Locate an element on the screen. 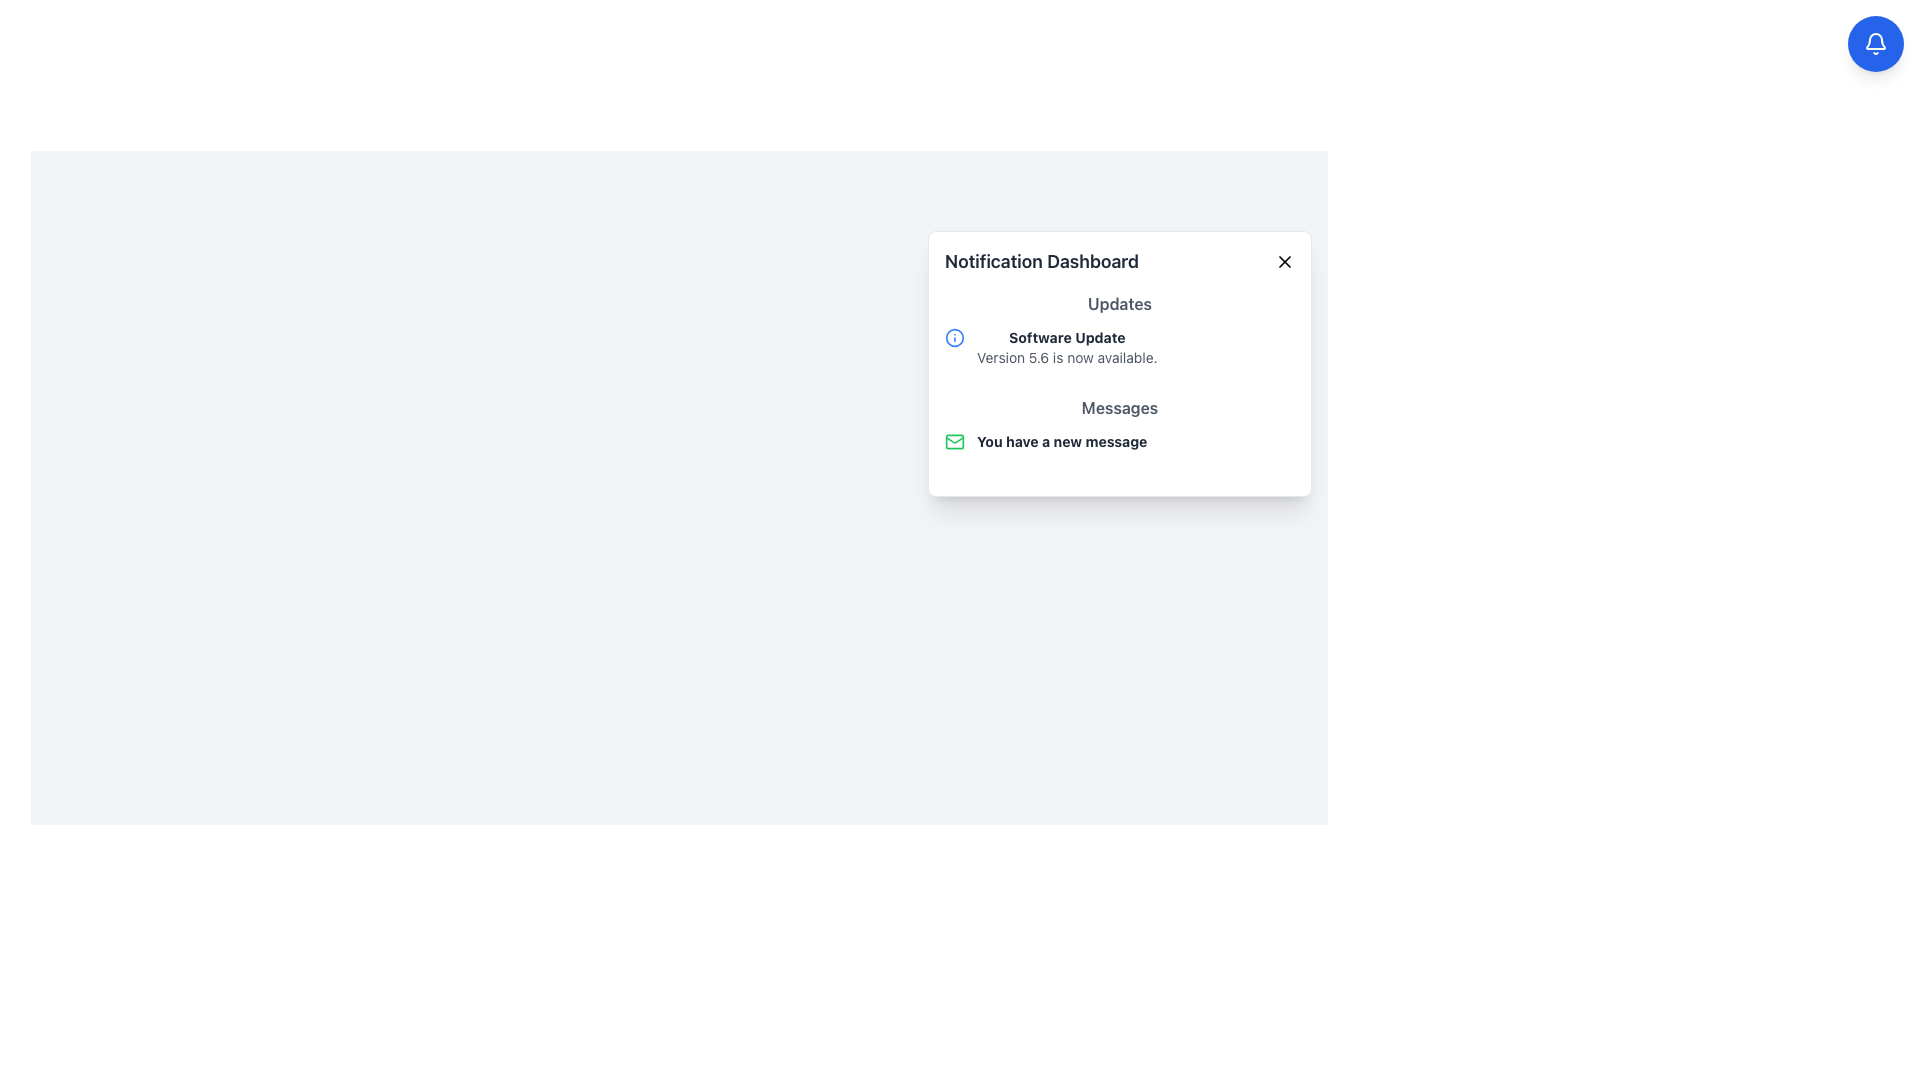 The height and width of the screenshot is (1080, 1920). the informational notification about the newly available software update, Version 5.6, located in the 'Updates' section of the notification panel is located at coordinates (1118, 346).